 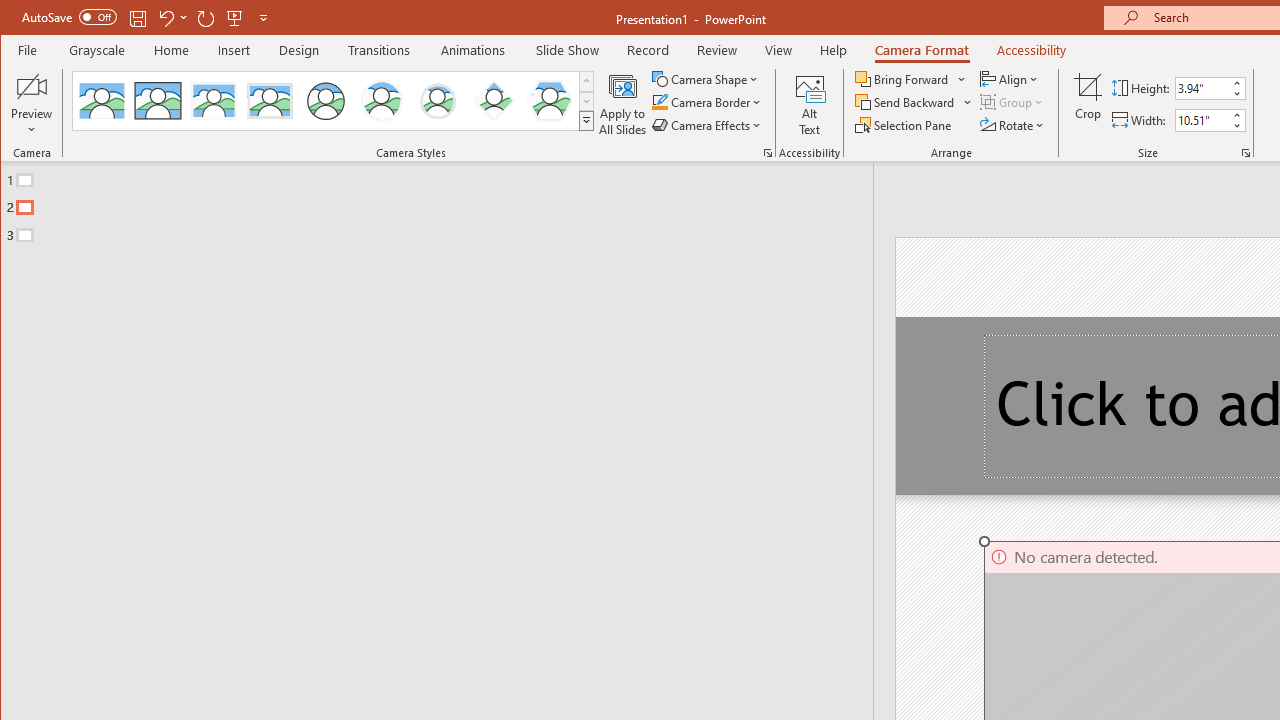 What do you see at coordinates (920, 49) in the screenshot?
I see `'Camera Format'` at bounding box center [920, 49].